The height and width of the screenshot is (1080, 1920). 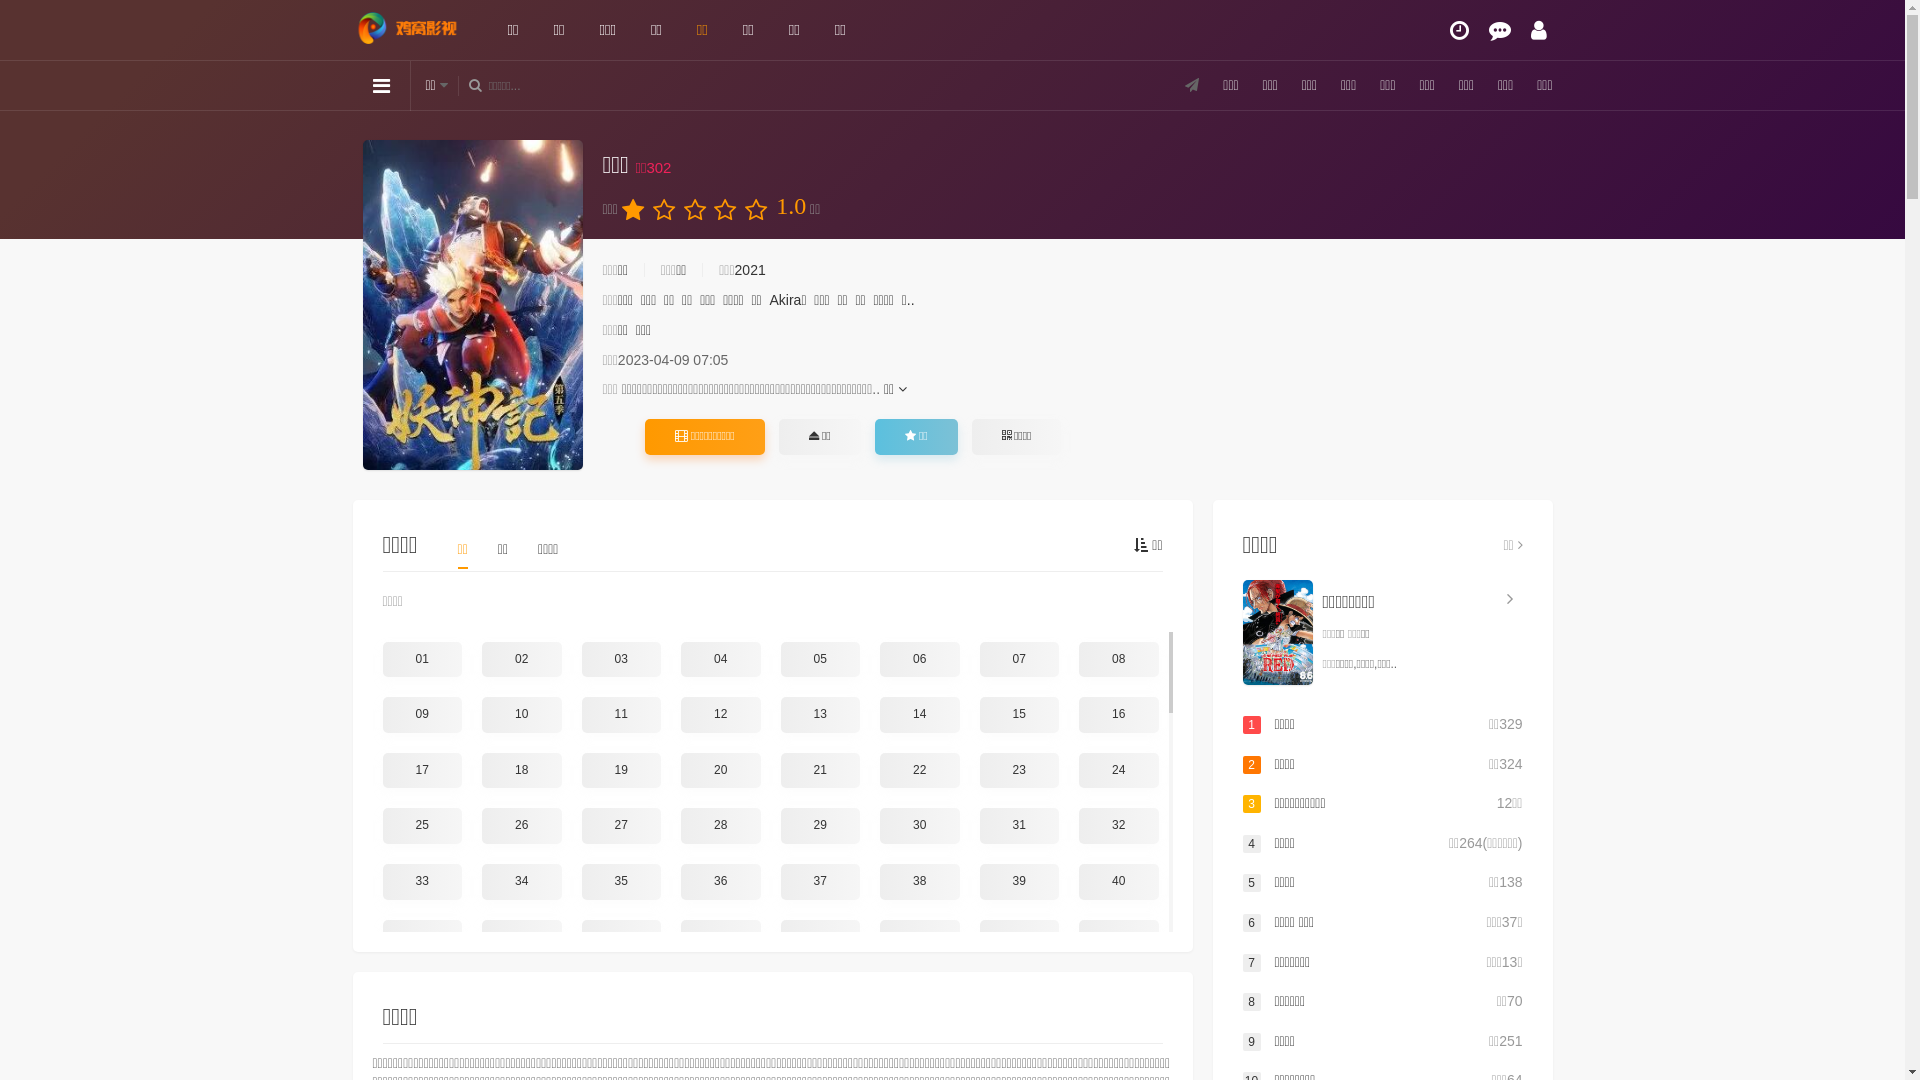 I want to click on '23', so click(x=979, y=770).